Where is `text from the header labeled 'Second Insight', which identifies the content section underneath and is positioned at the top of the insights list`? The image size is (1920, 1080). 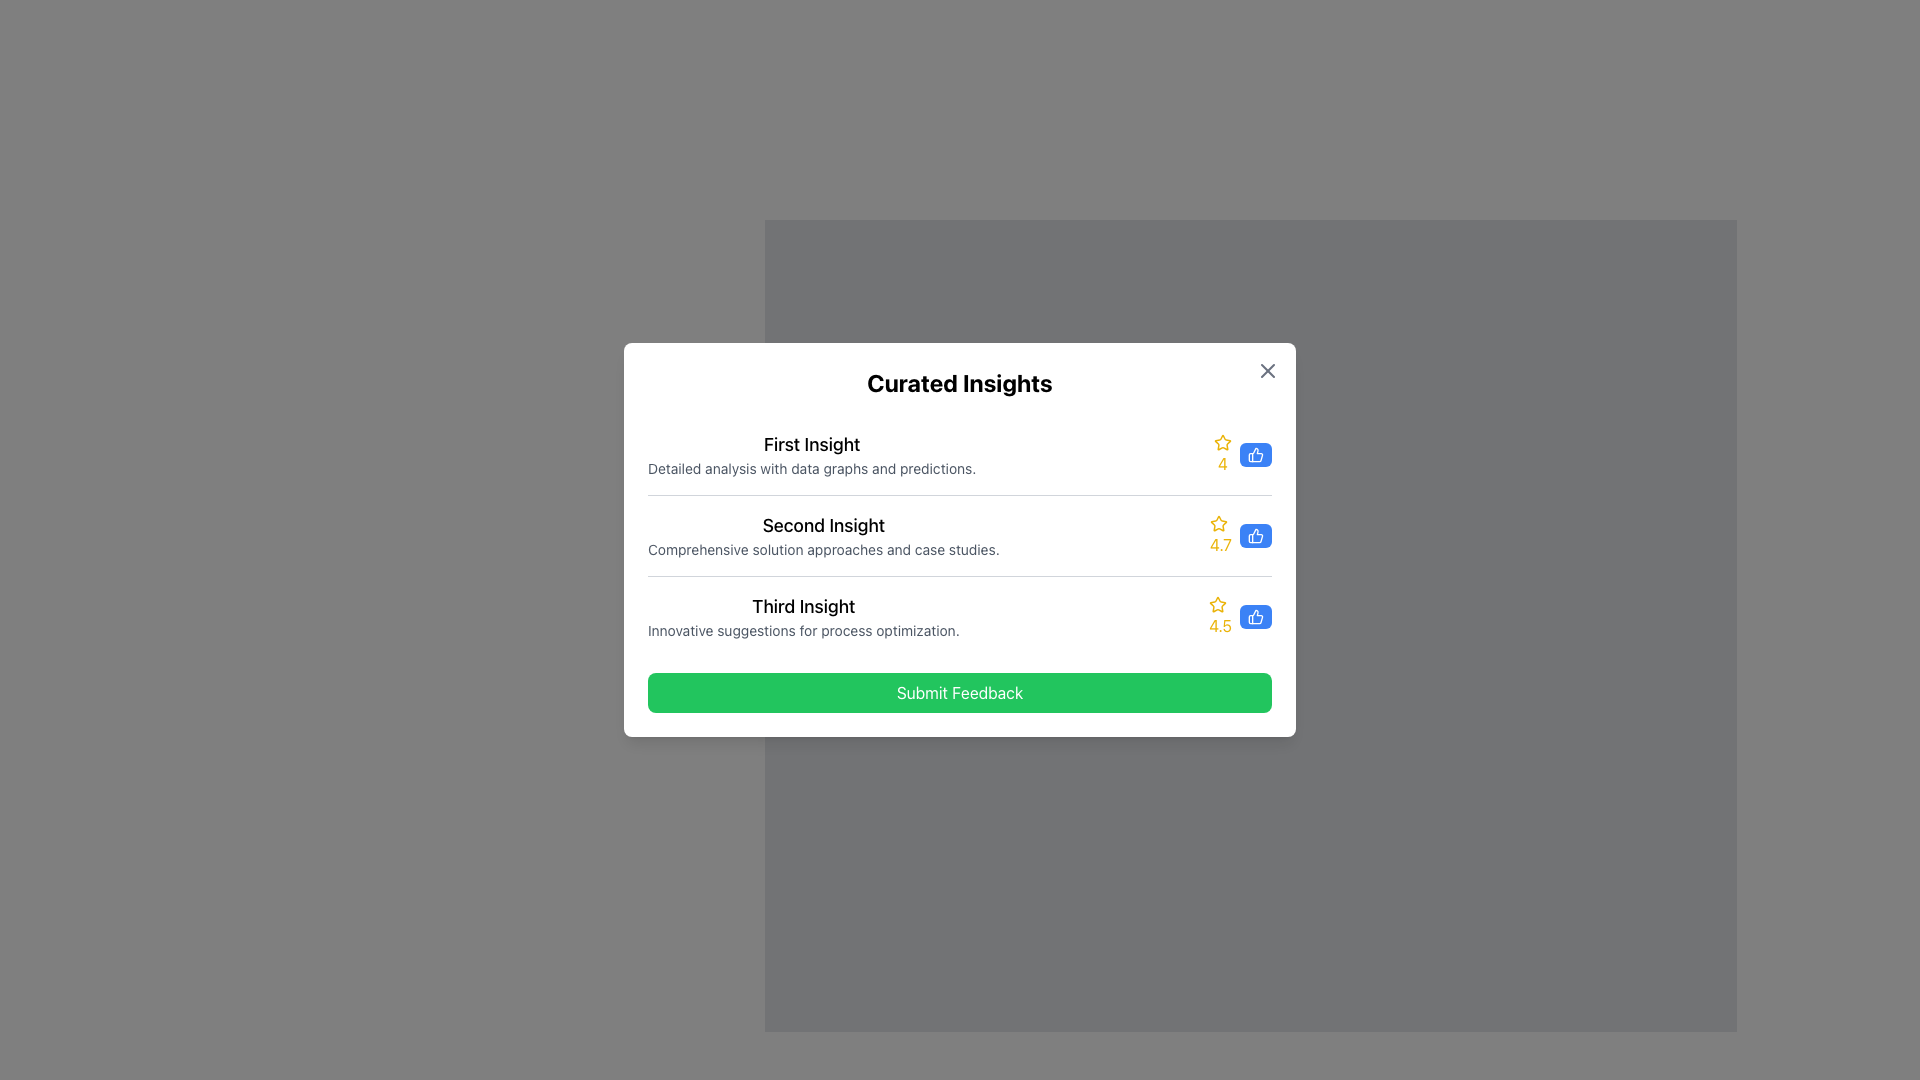 text from the header labeled 'Second Insight', which identifies the content section underneath and is positioned at the top of the insights list is located at coordinates (823, 524).